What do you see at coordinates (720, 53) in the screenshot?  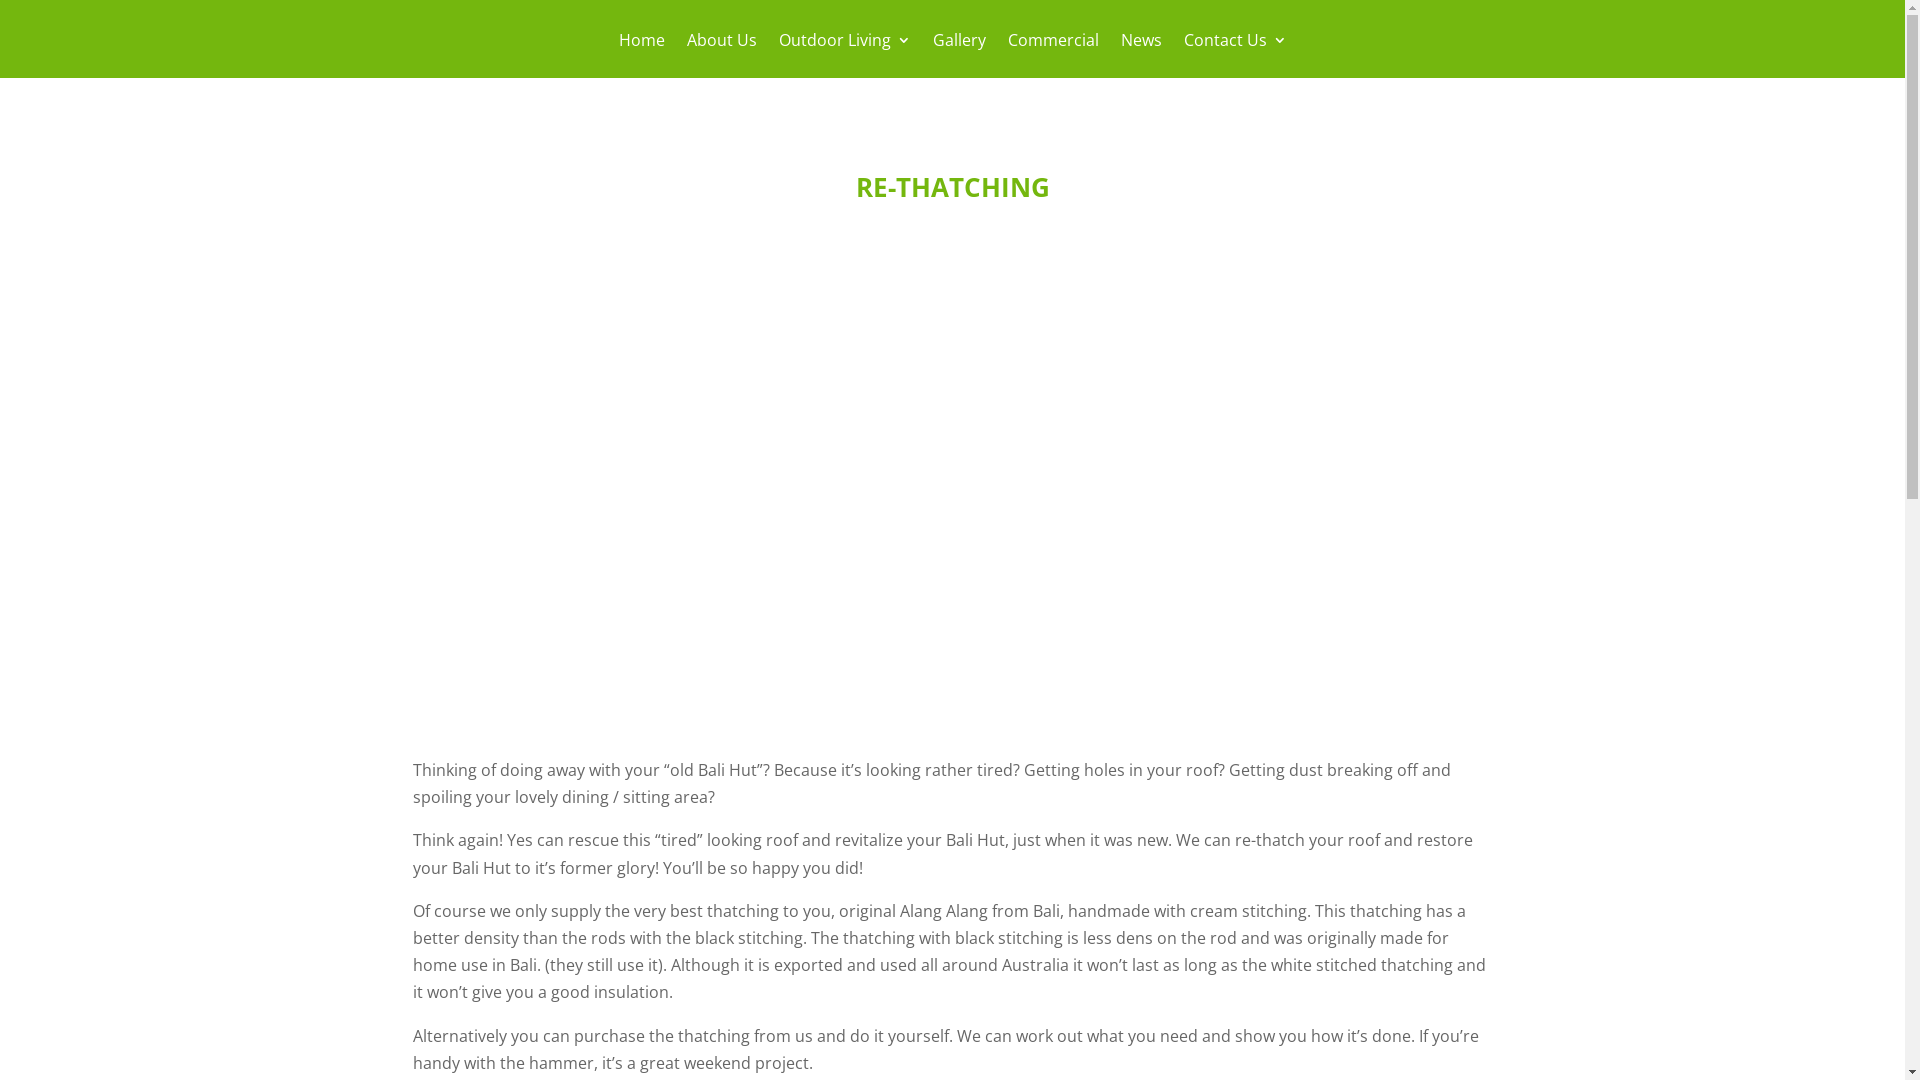 I see `'About Us'` at bounding box center [720, 53].